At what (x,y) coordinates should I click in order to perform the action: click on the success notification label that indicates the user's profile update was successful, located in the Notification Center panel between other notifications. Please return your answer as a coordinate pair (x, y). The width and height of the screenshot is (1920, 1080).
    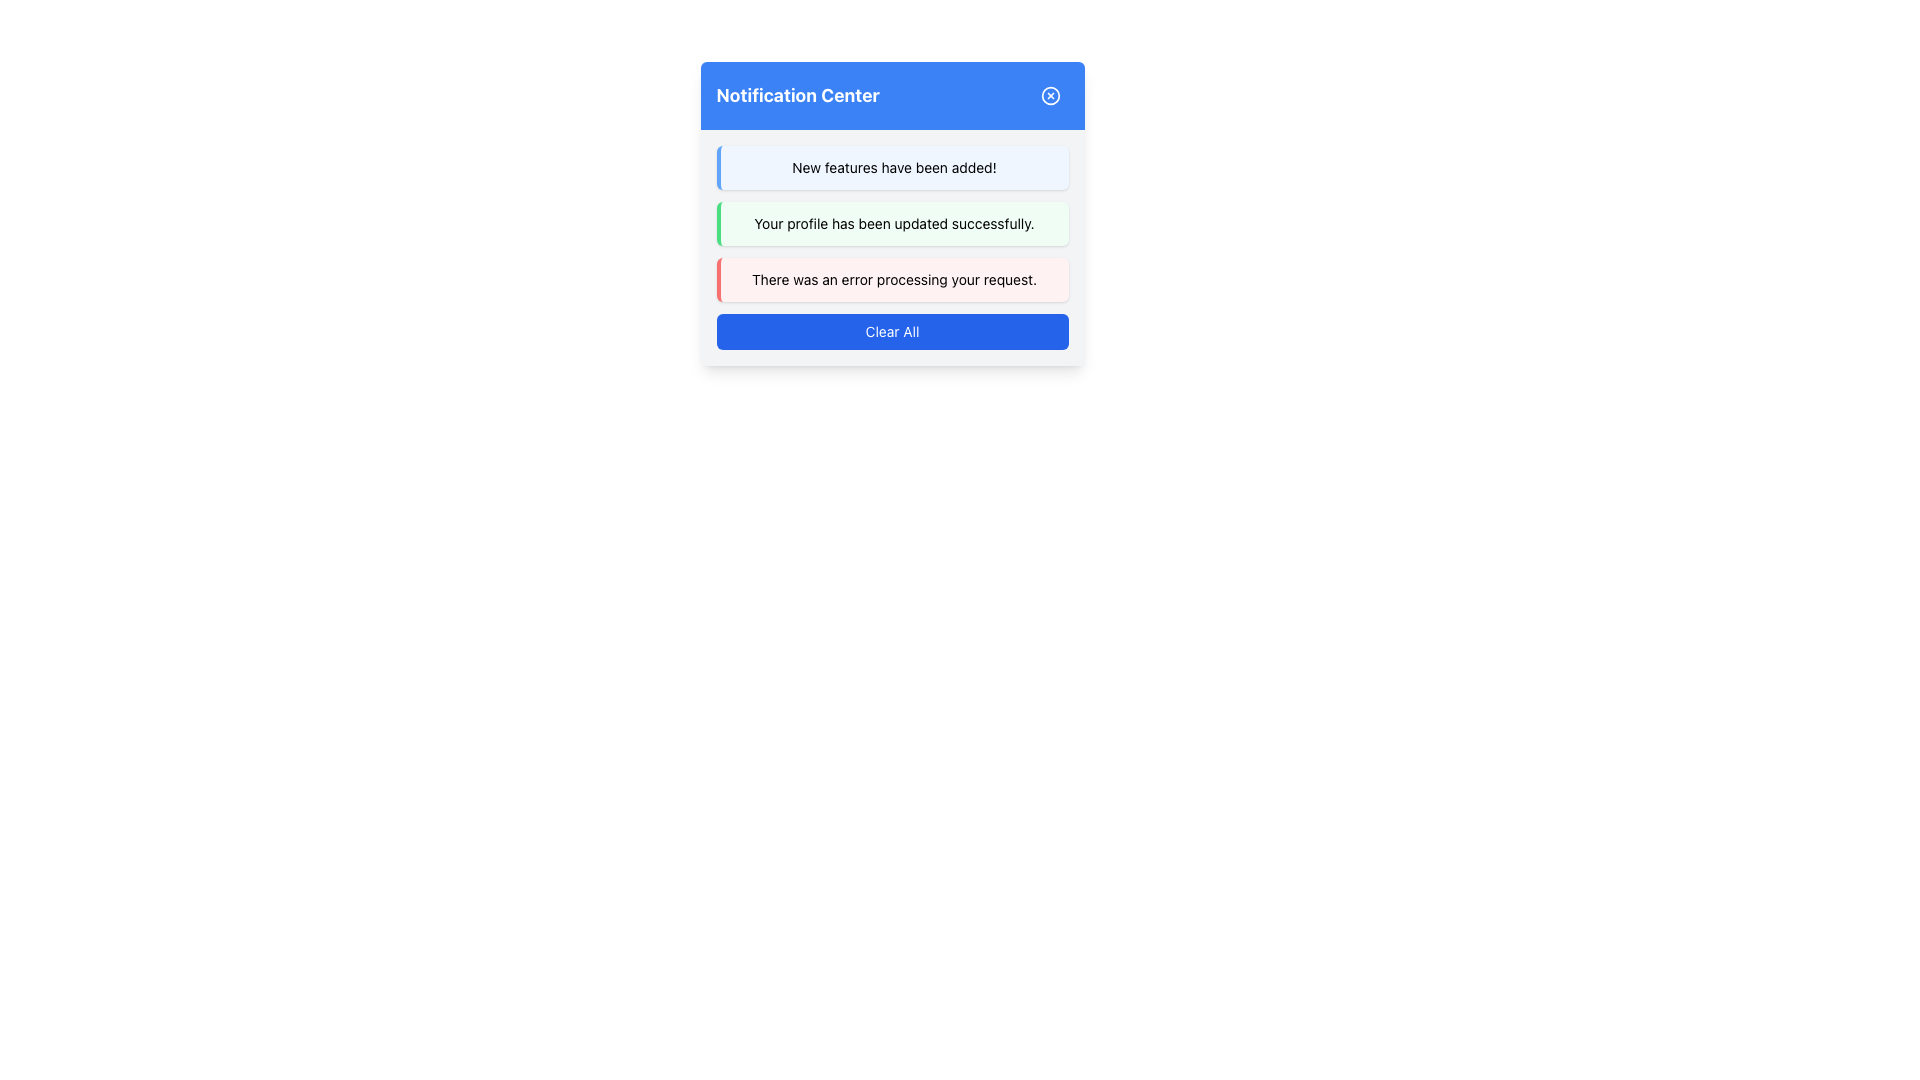
    Looking at the image, I should click on (893, 223).